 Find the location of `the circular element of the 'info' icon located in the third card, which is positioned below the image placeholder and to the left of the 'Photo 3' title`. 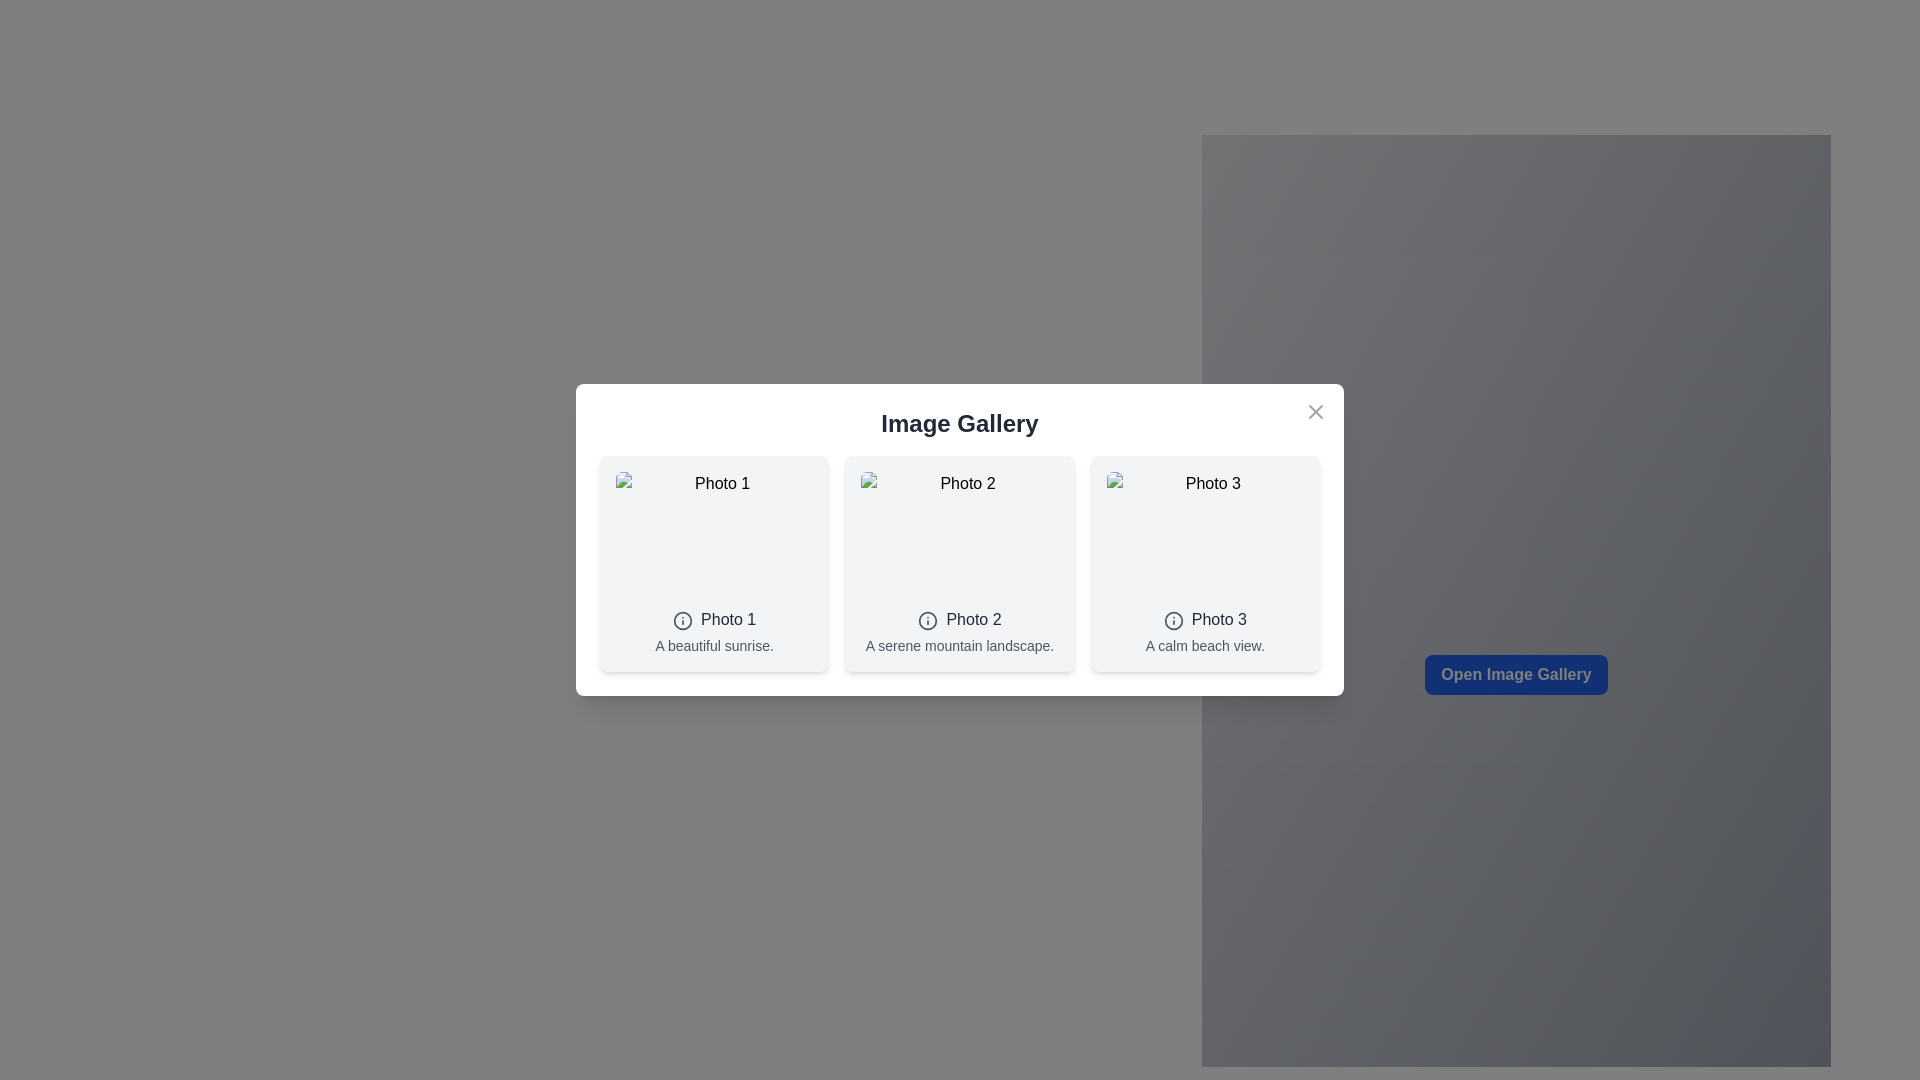

the circular element of the 'info' icon located in the third card, which is positioned below the image placeholder and to the left of the 'Photo 3' title is located at coordinates (1173, 619).